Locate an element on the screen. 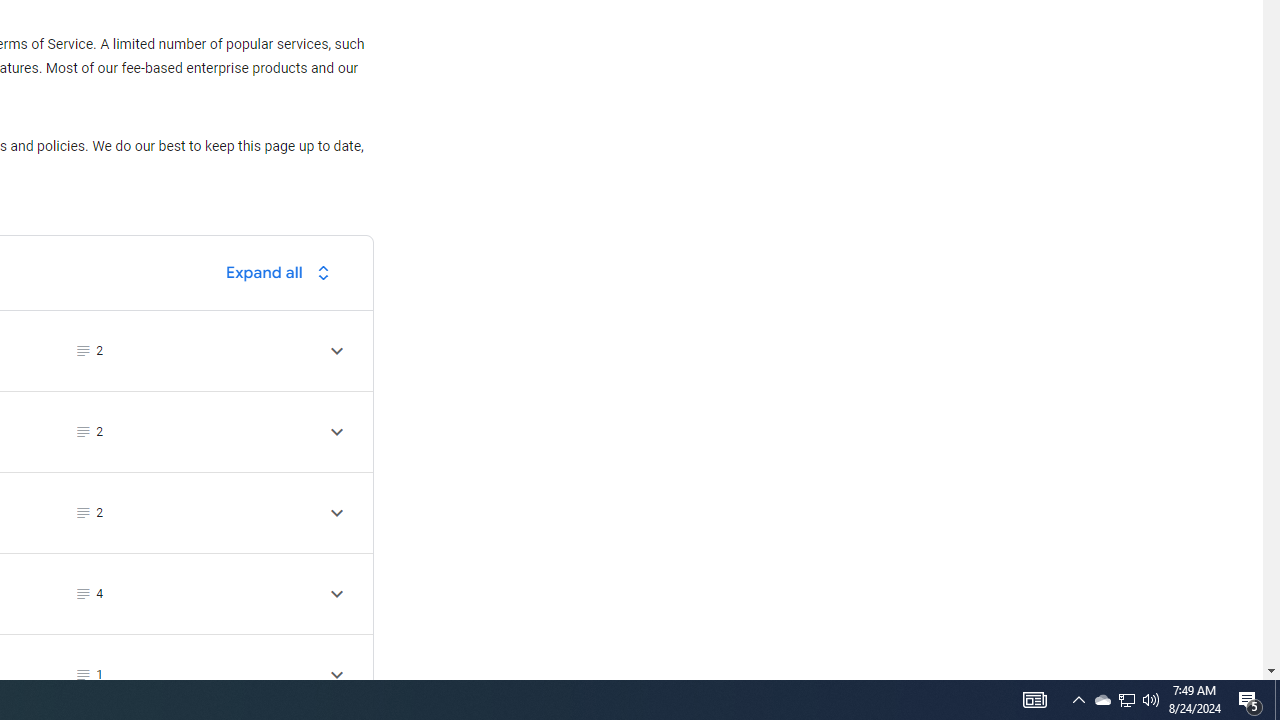  'Expand all' is located at coordinates (282, 272).